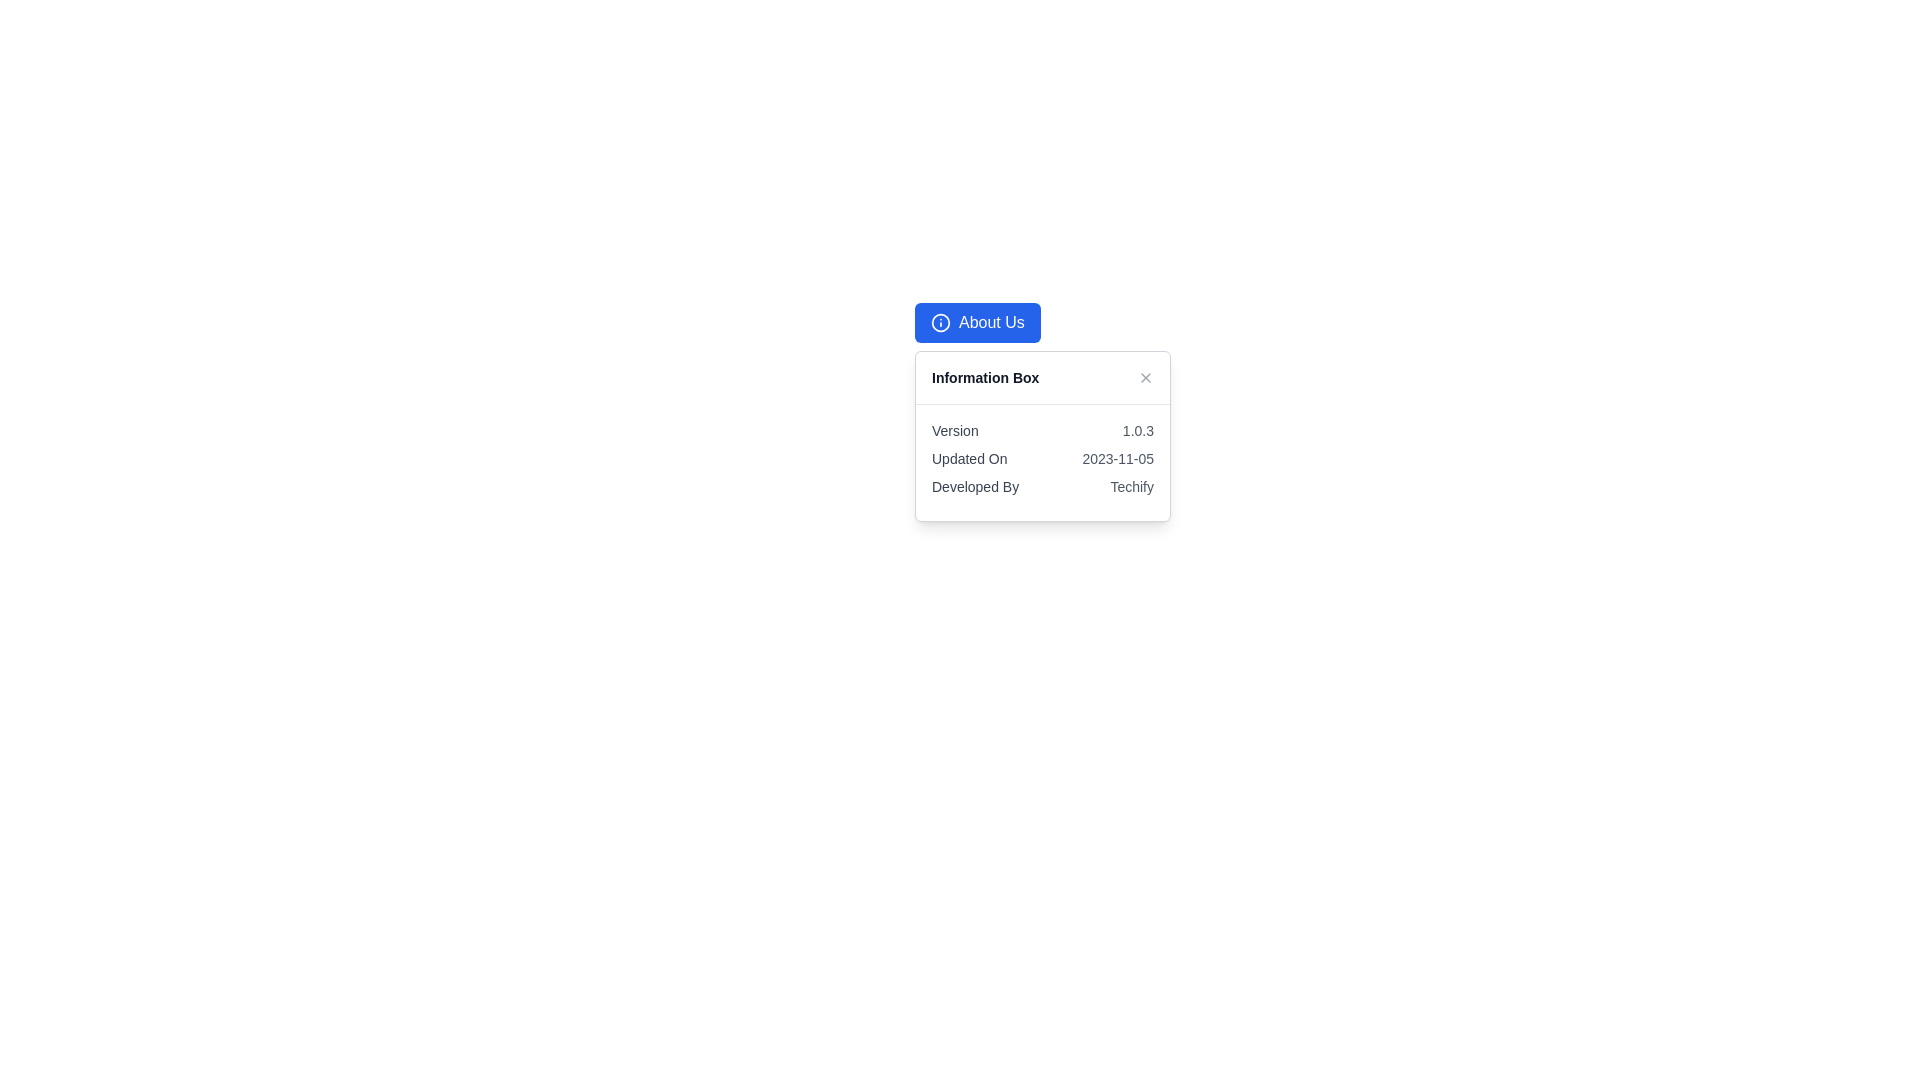 Image resolution: width=1920 pixels, height=1080 pixels. What do you see at coordinates (1138, 430) in the screenshot?
I see `version number displayed in the static text label located in the second column of the information box, immediately to the right of the 'Version' label` at bounding box center [1138, 430].